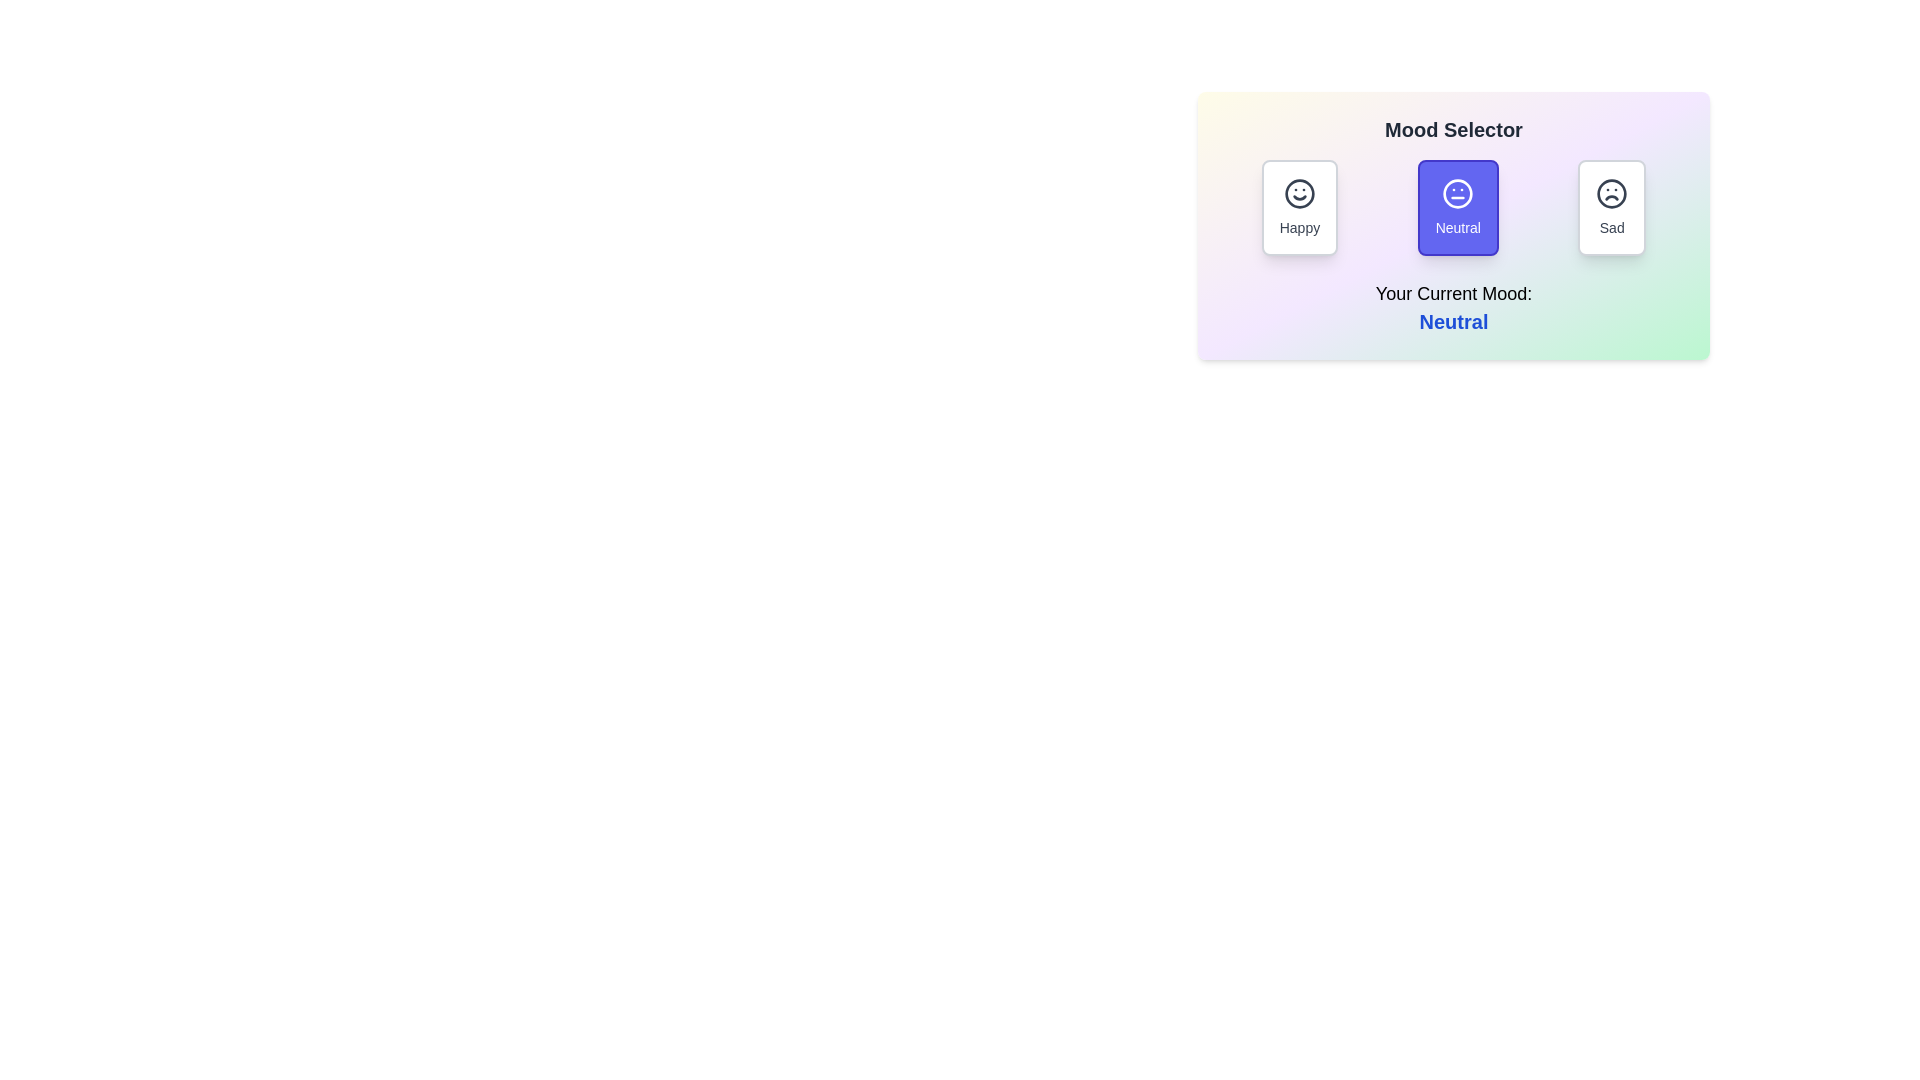 This screenshot has height=1080, width=1920. I want to click on the 'Neutral' mood icon located in the central button of the three-button mood selector bar, which indicates the selected mood when active, so click(1458, 193).